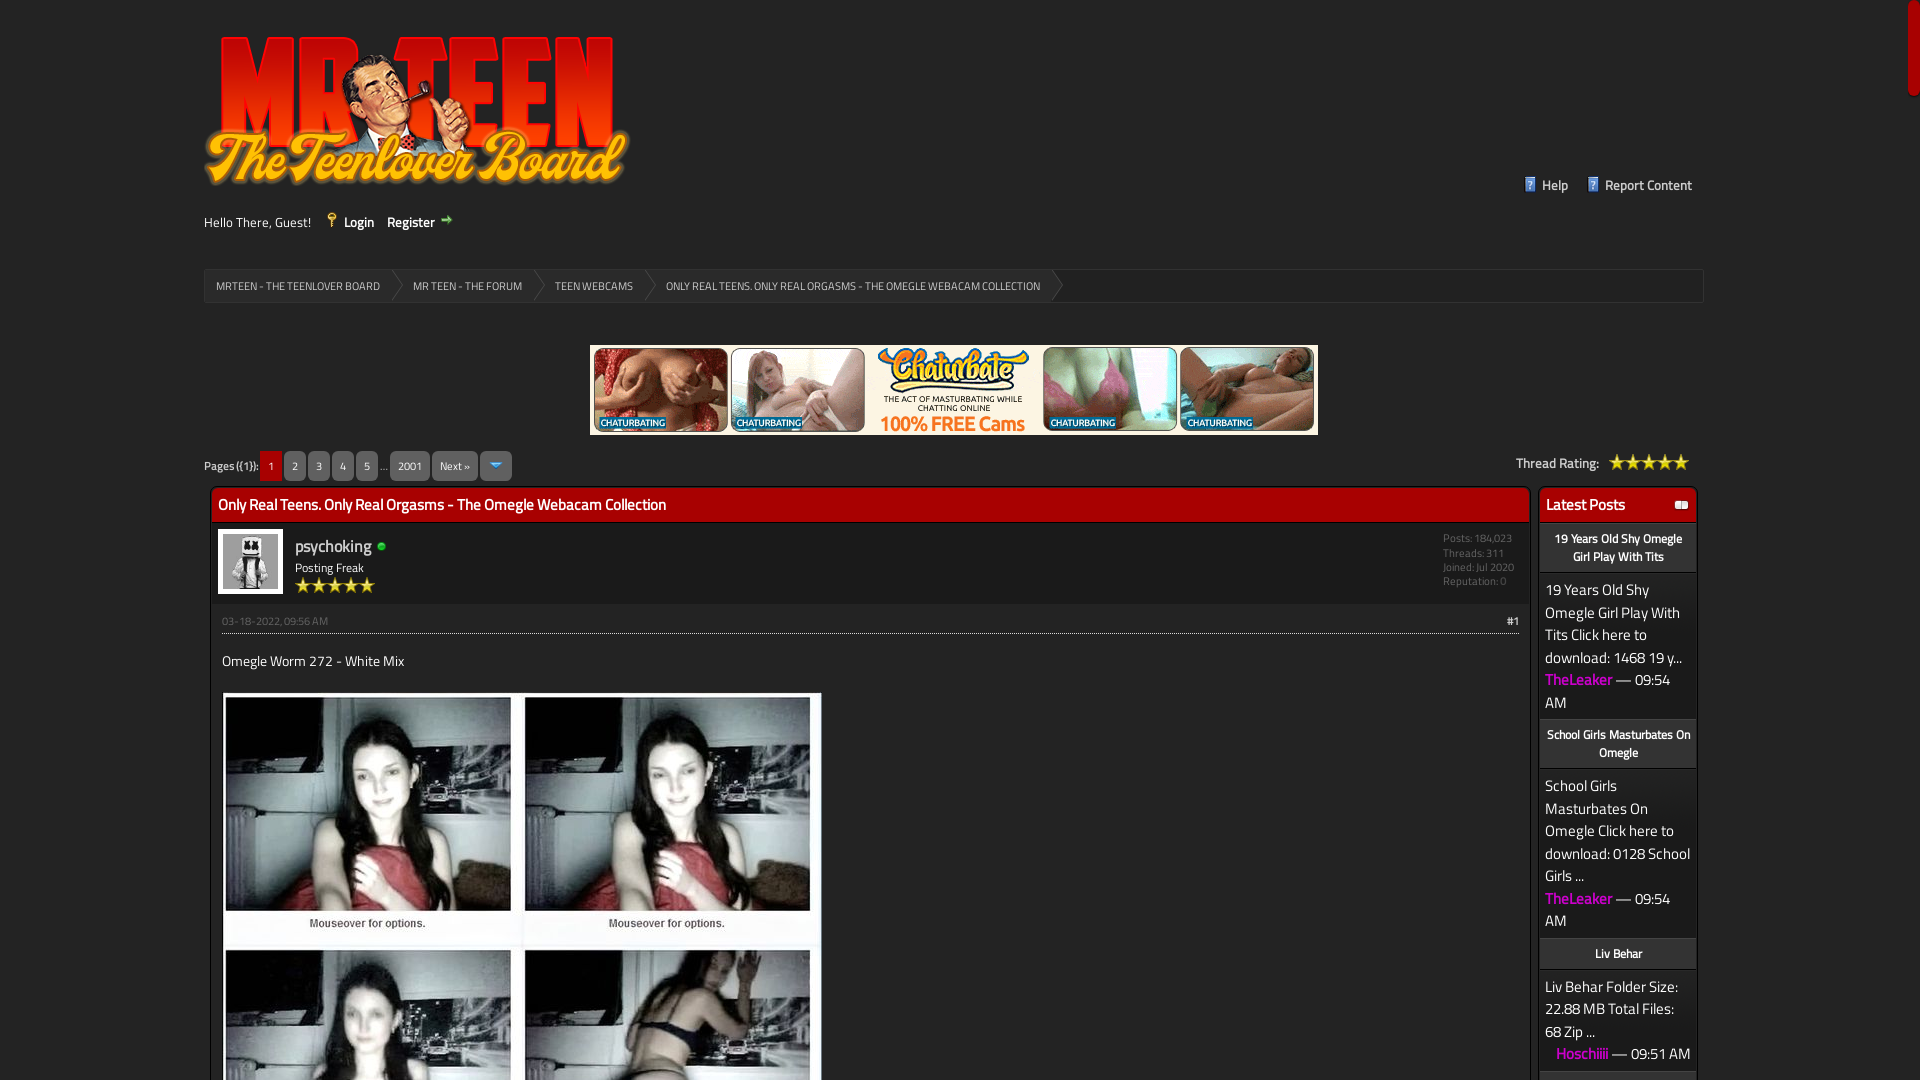 The image size is (1920, 1080). I want to click on '#1', so click(1512, 620).